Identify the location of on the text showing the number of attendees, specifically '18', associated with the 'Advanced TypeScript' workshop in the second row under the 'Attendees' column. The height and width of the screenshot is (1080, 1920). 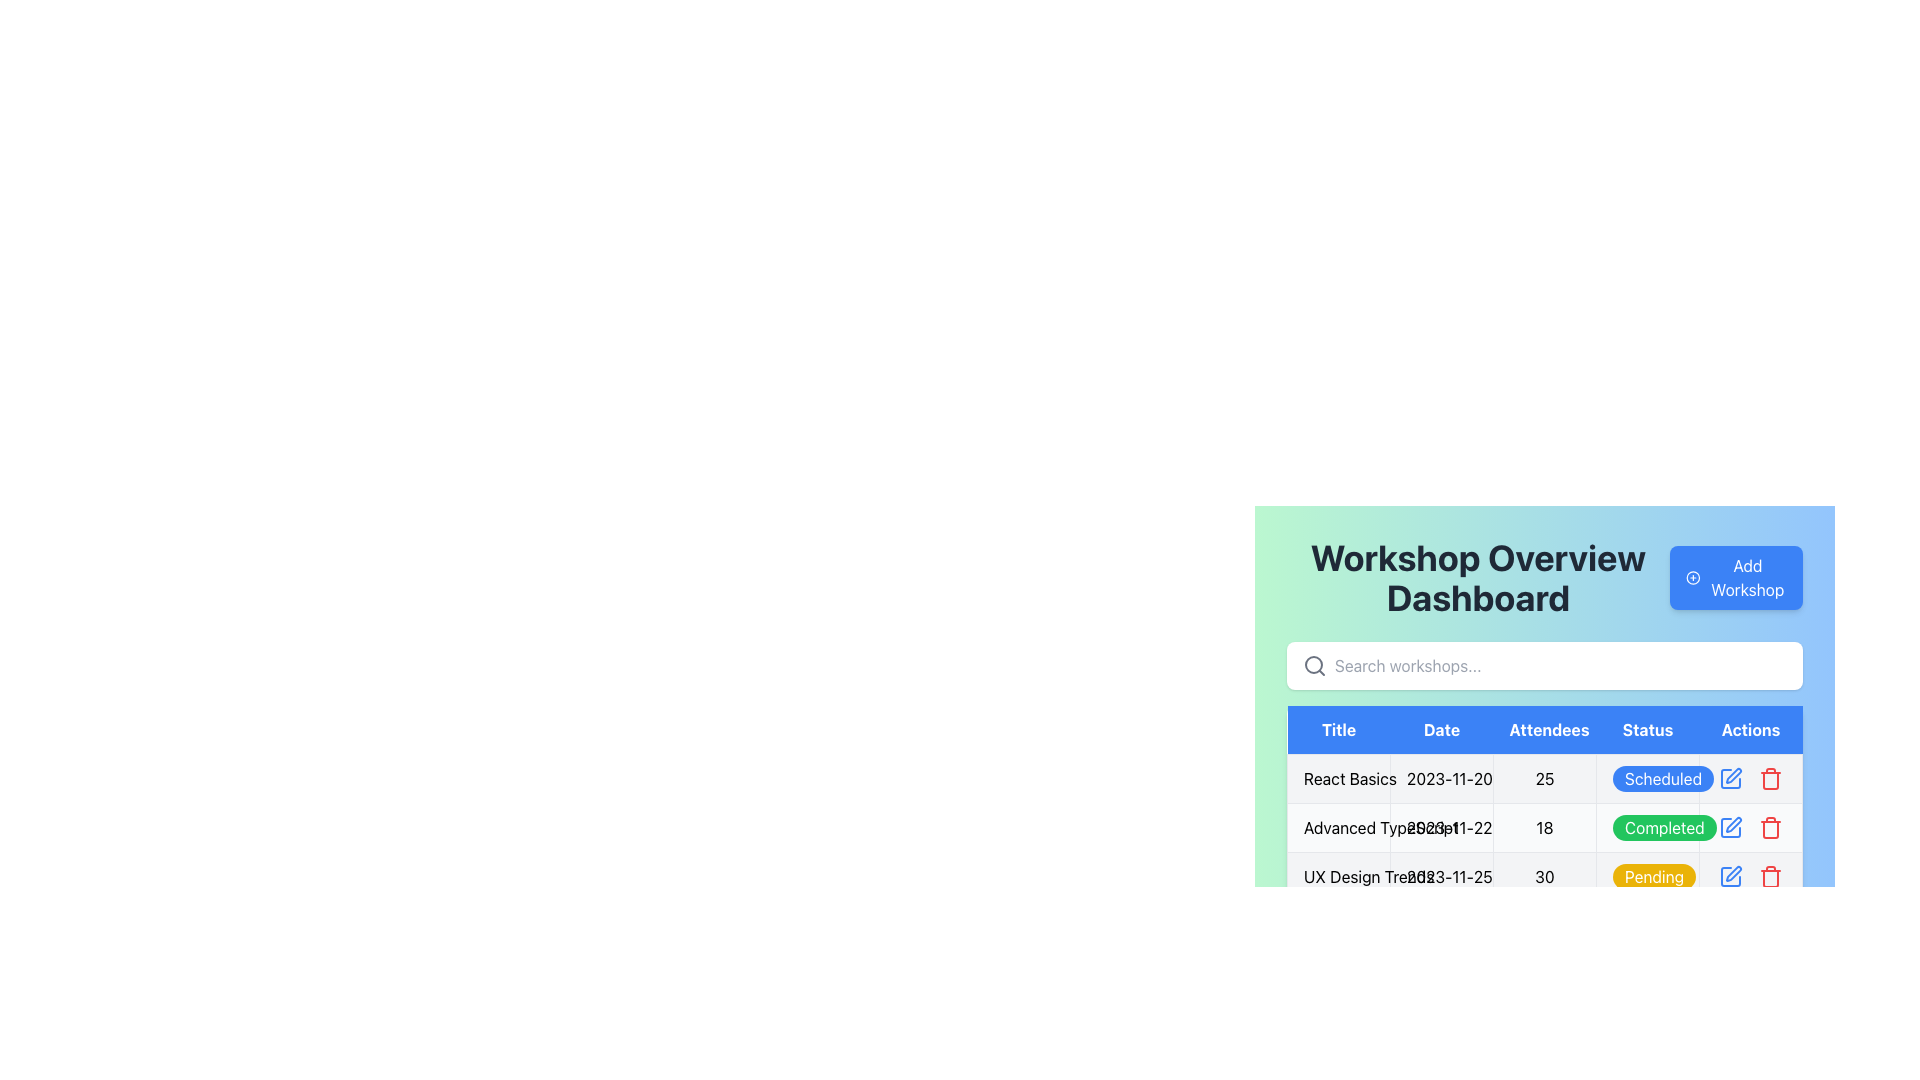
(1544, 828).